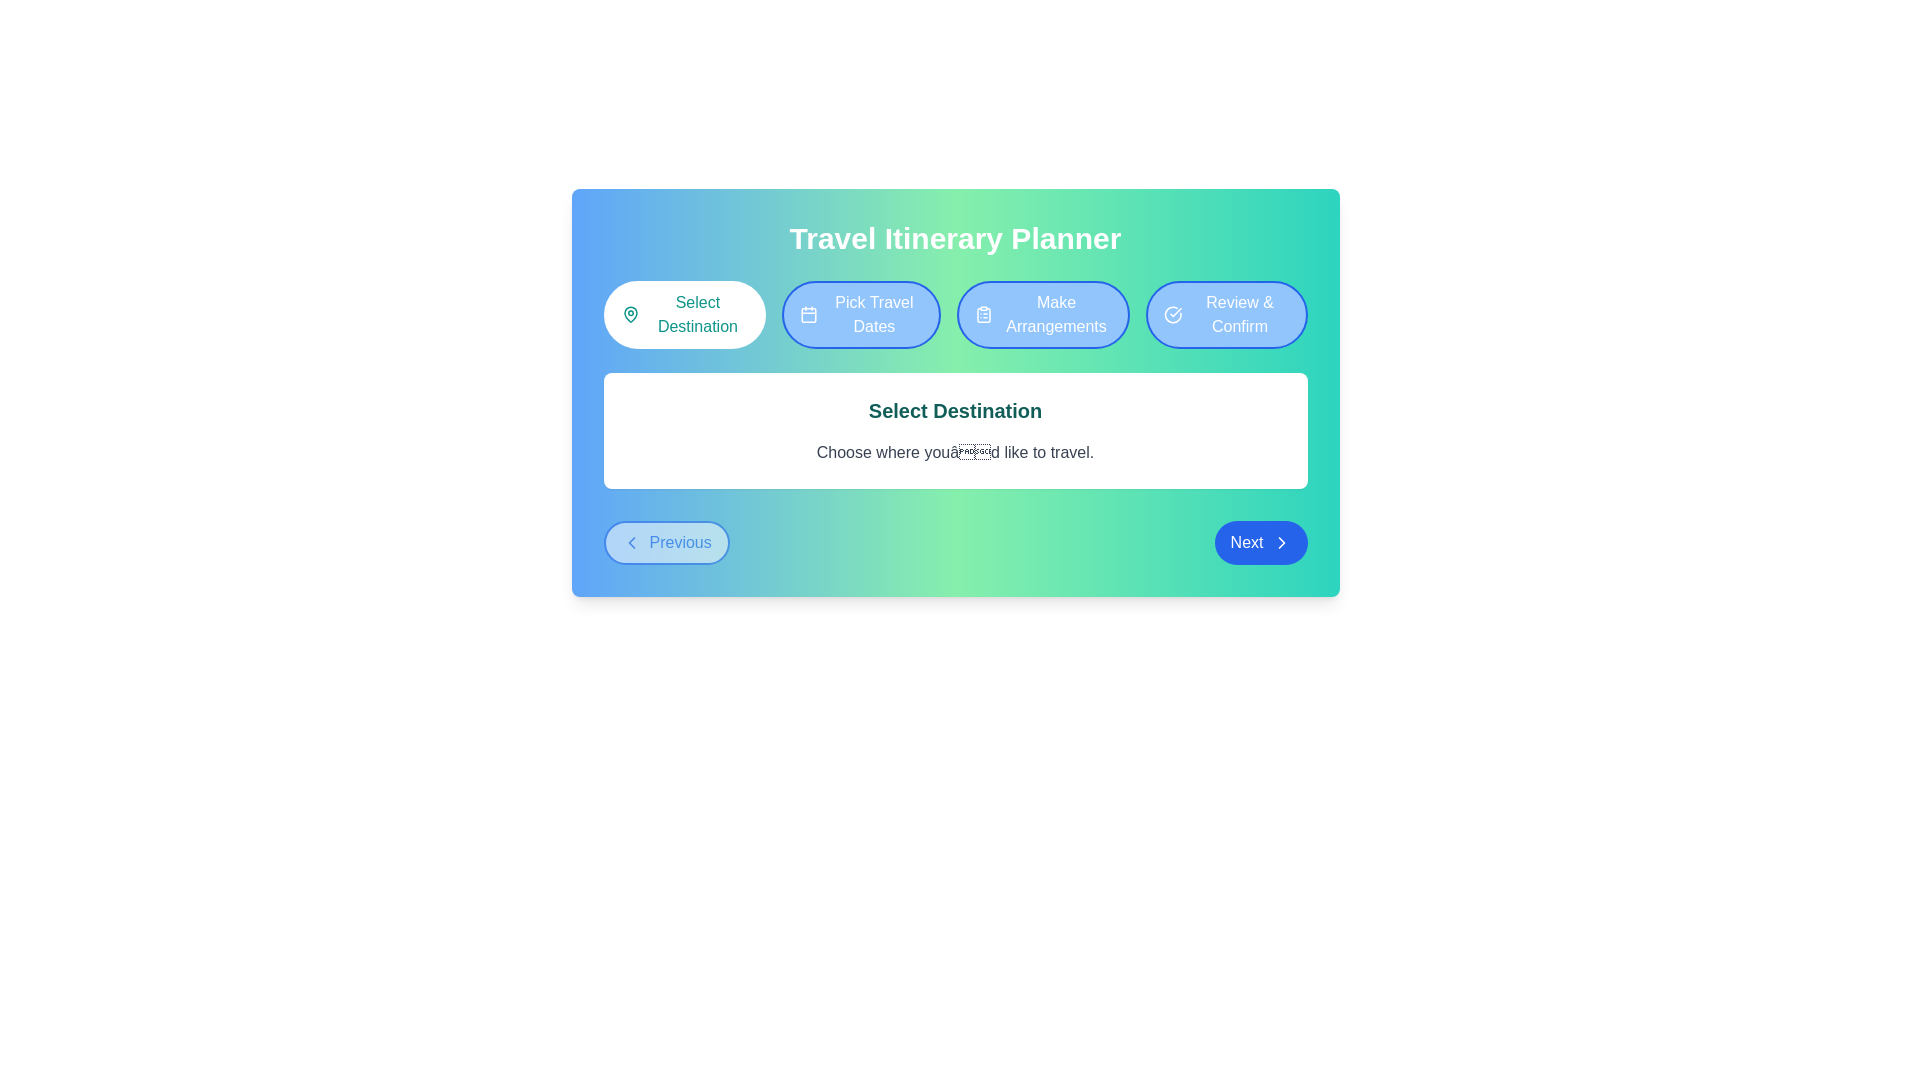  Describe the element at coordinates (1238, 315) in the screenshot. I see `the Text Label within the Button that indicates the purpose of navigating to the Review & Confirm stage in the task workflow` at that location.